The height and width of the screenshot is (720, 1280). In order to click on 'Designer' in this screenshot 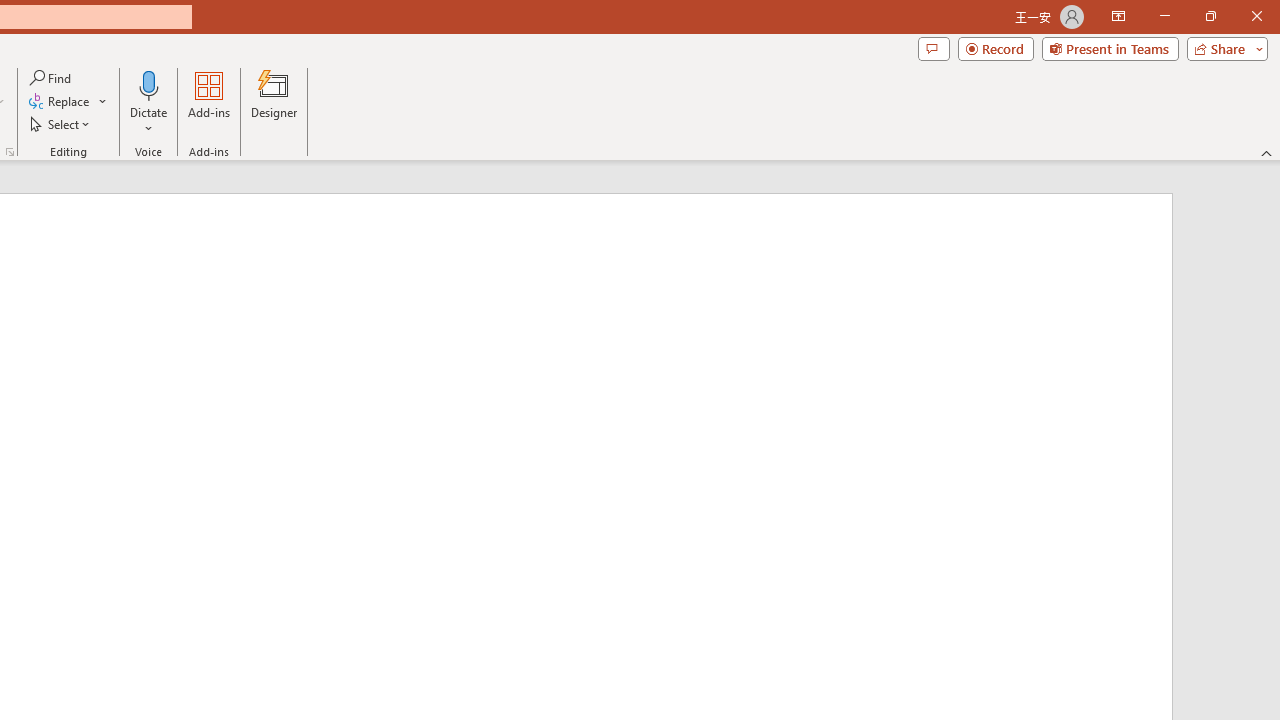, I will do `click(273, 103)`.